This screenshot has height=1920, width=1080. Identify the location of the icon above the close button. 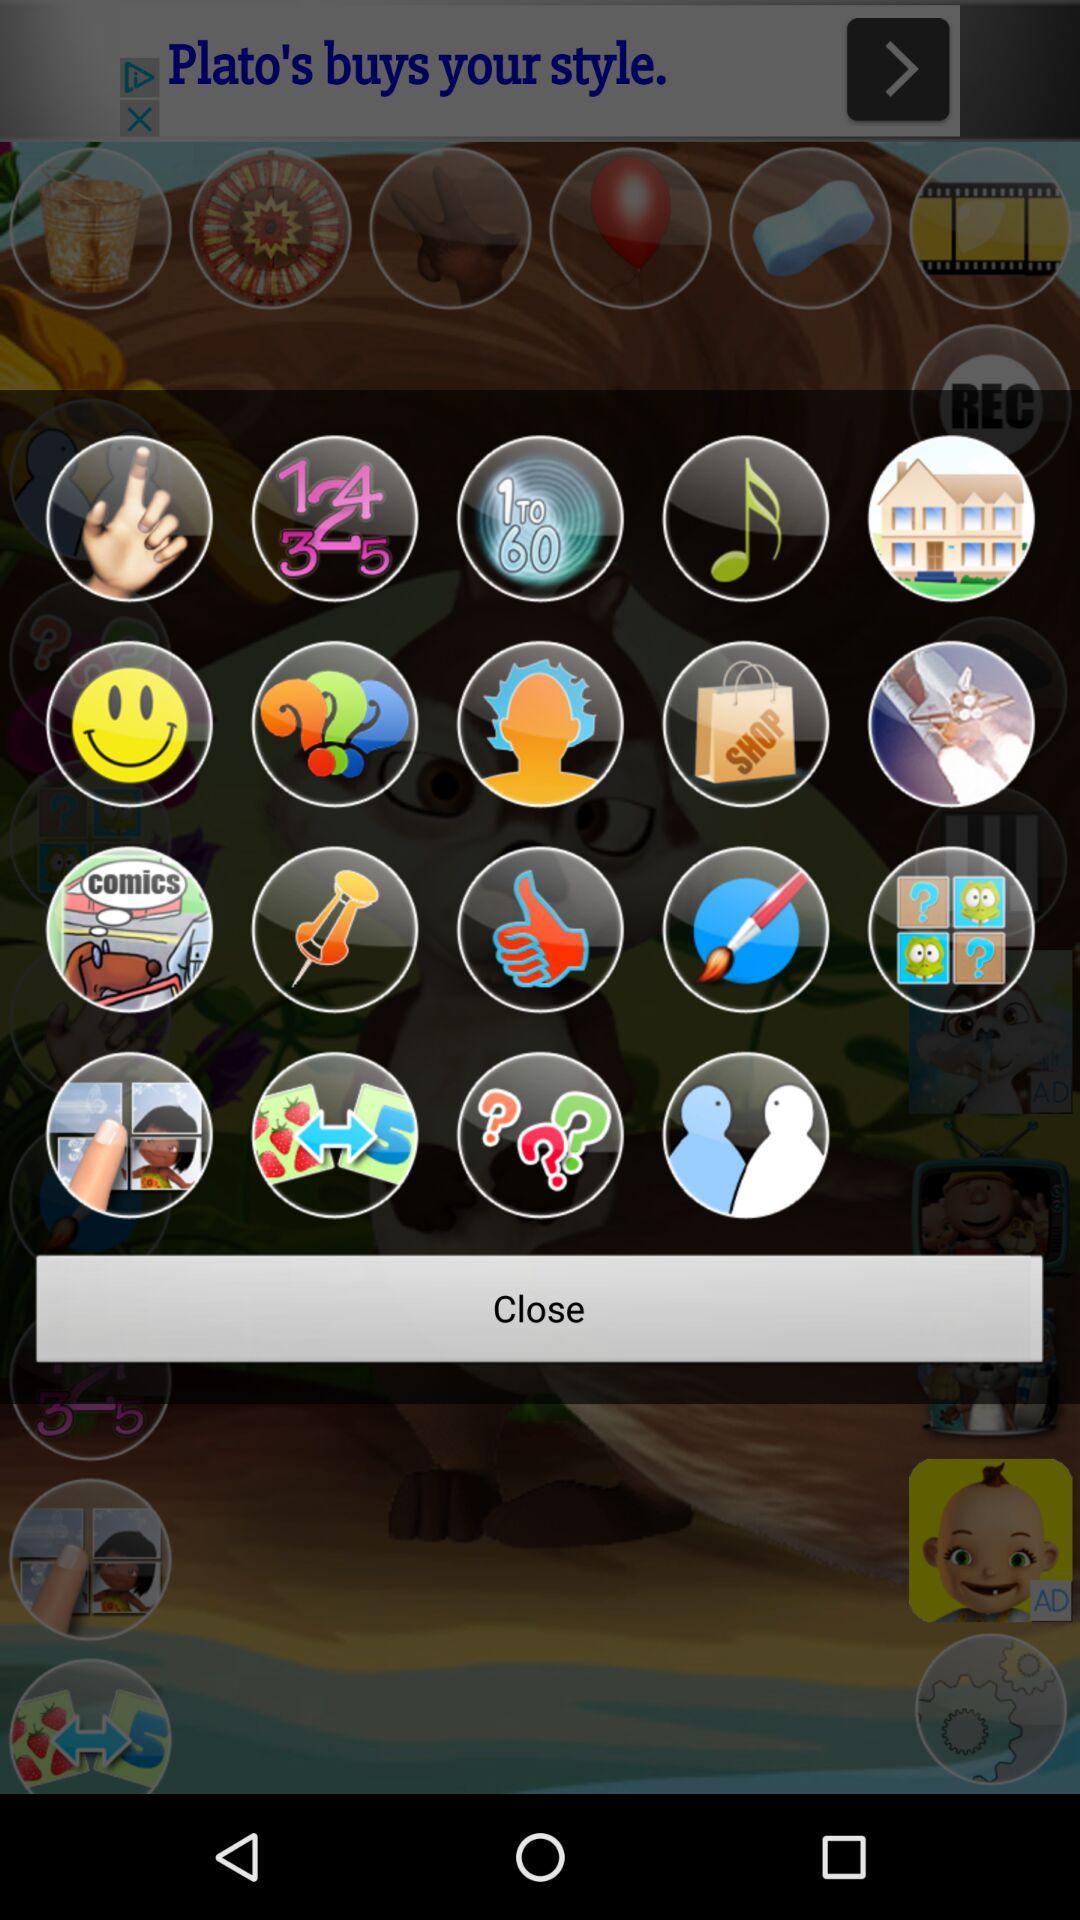
(745, 1135).